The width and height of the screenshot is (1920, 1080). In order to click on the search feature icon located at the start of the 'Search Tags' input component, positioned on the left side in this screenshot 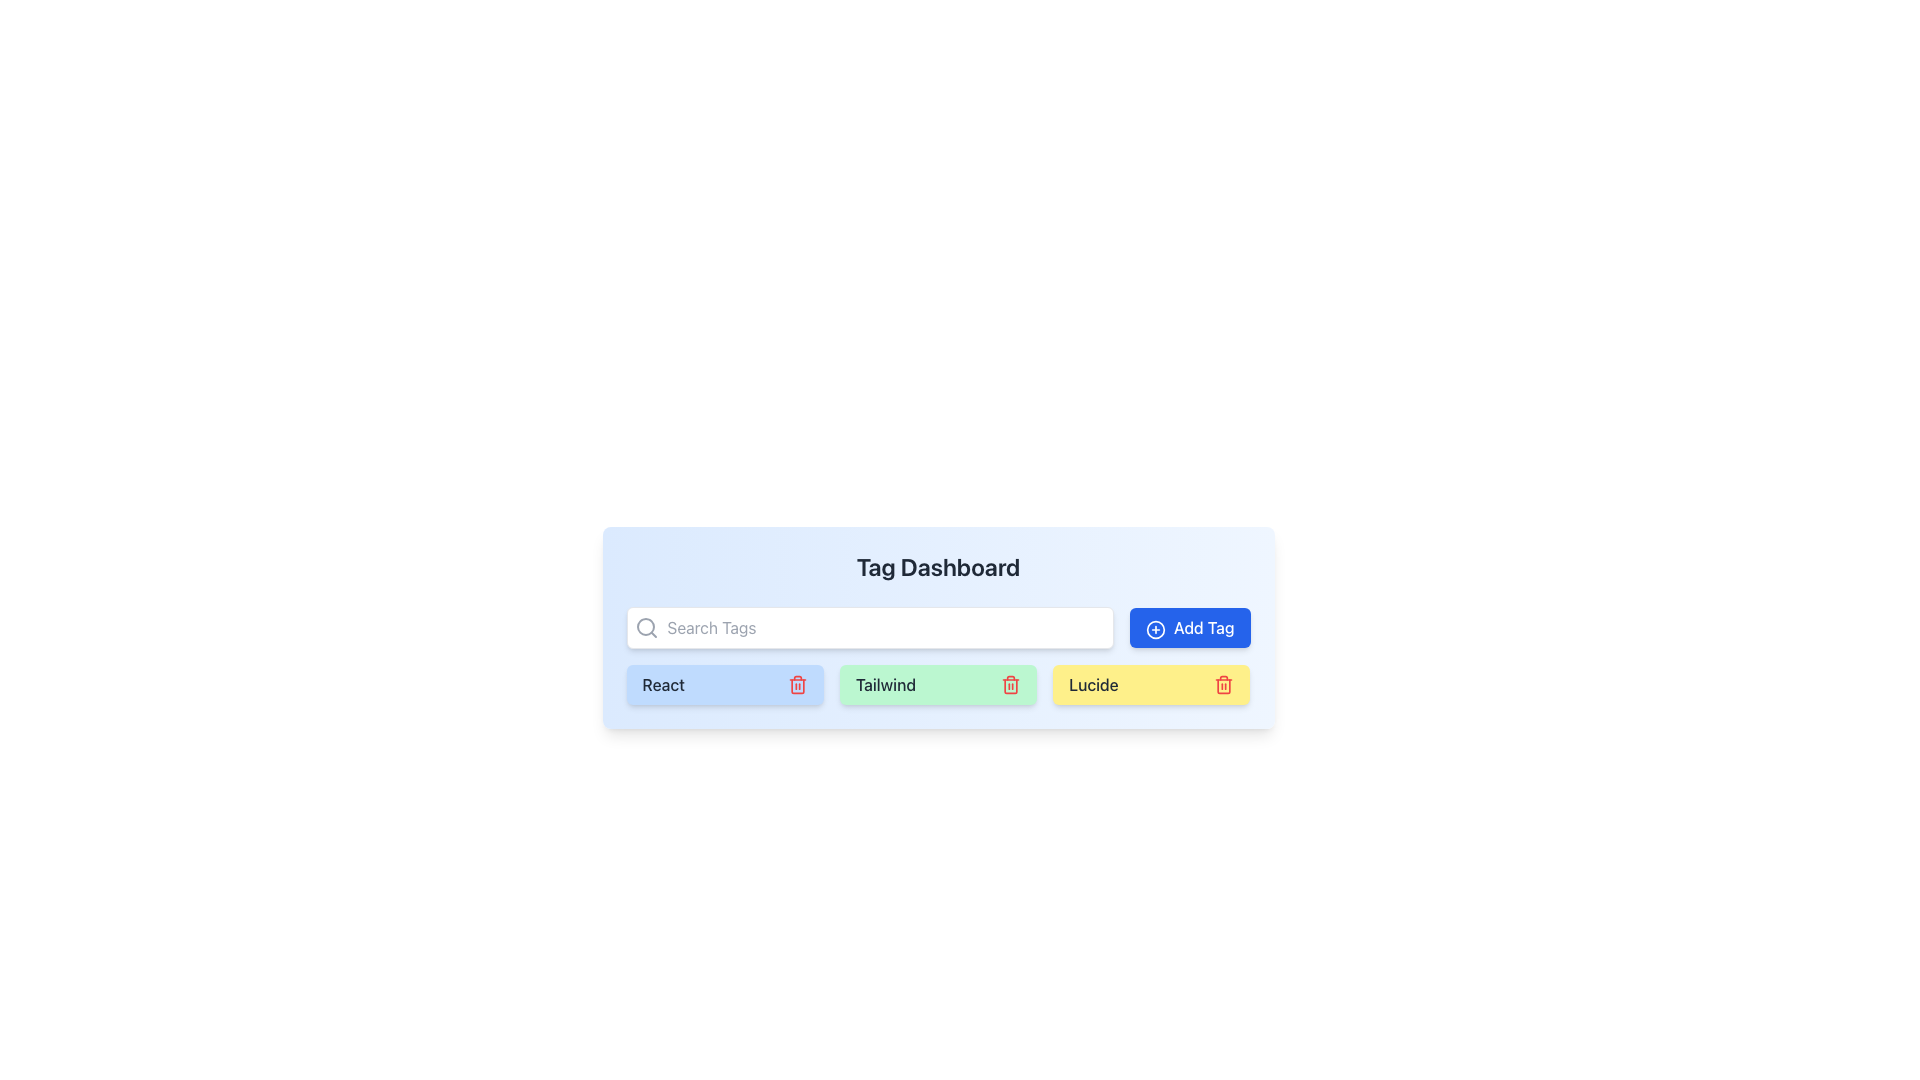, I will do `click(646, 627)`.